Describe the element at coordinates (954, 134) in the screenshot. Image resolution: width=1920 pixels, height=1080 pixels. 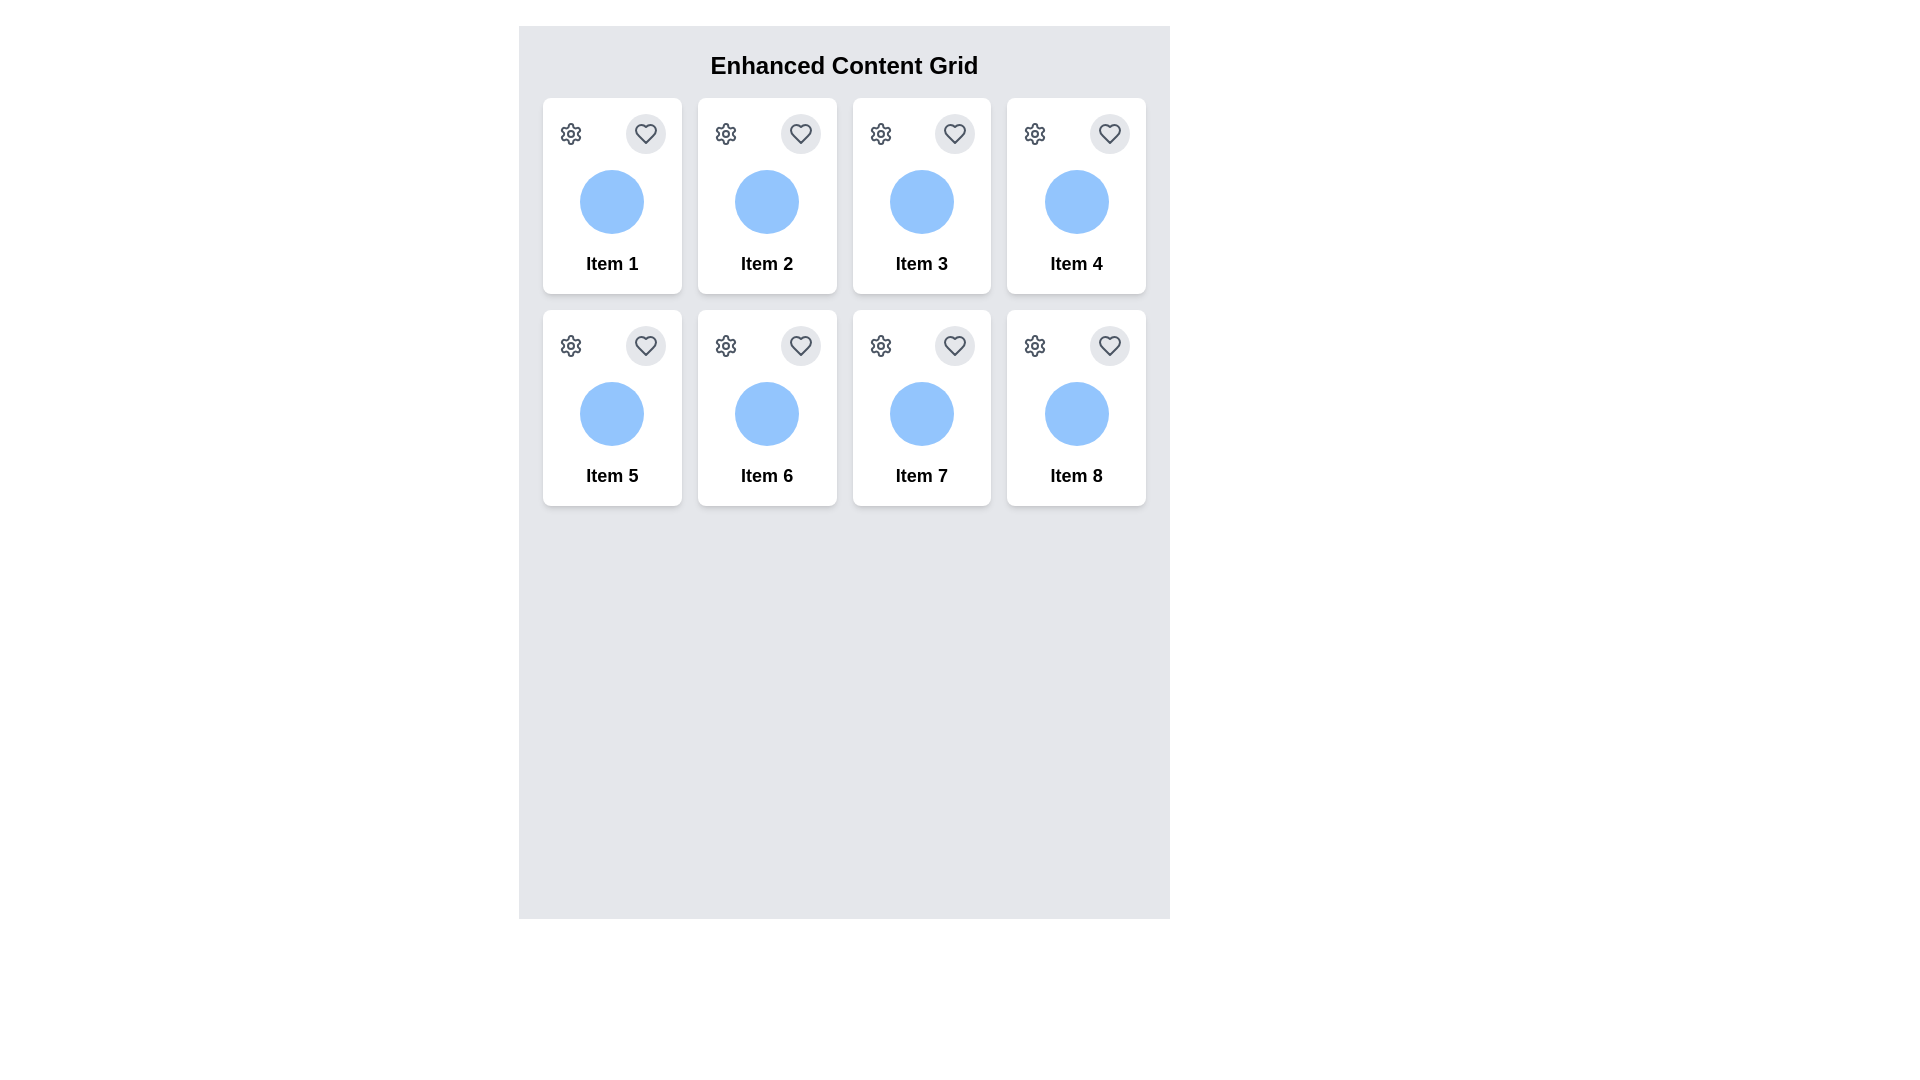
I see `the heart-shaped favorite icon located in the top-right corner of the third card in the 'Enhanced Content Grid'` at that location.